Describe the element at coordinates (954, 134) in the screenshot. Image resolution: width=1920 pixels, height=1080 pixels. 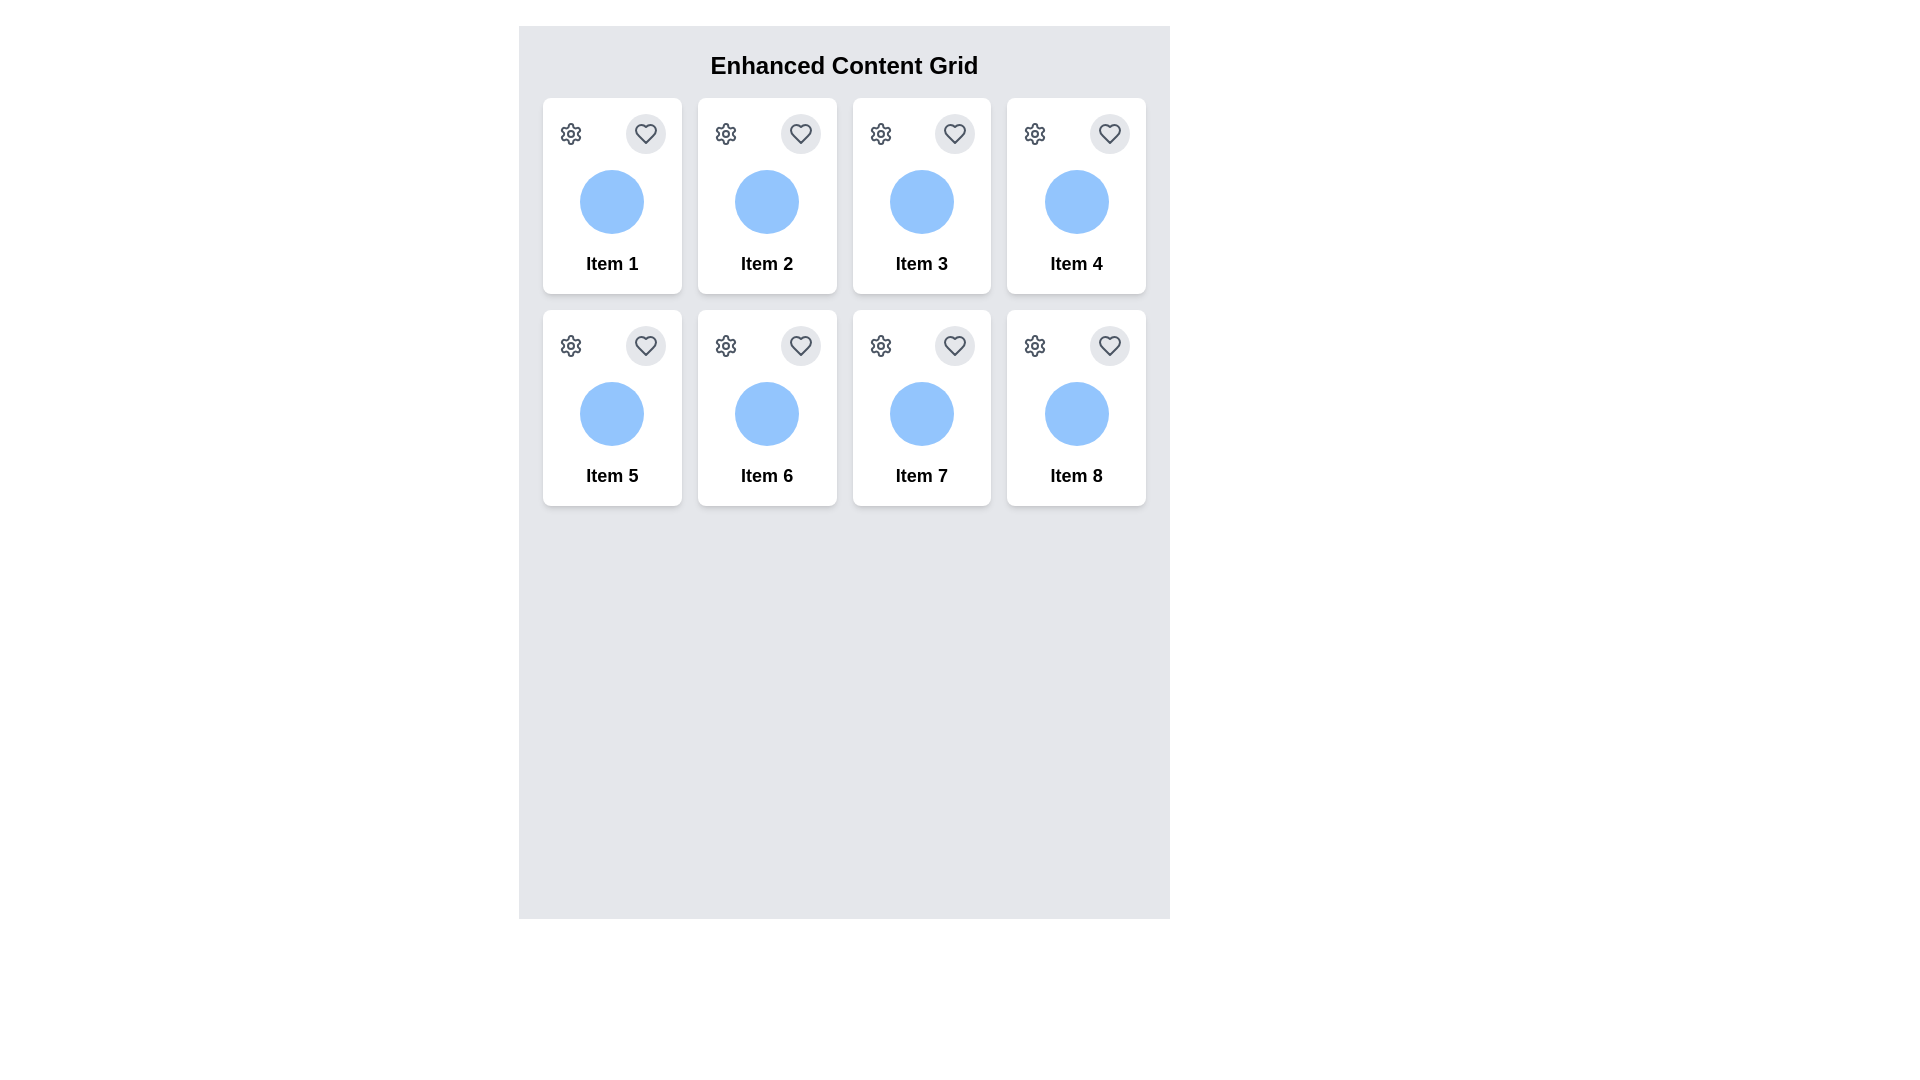
I see `the heart-shaped favorite icon located in the top-right corner of the third card in the 'Enhanced Content Grid'` at that location.